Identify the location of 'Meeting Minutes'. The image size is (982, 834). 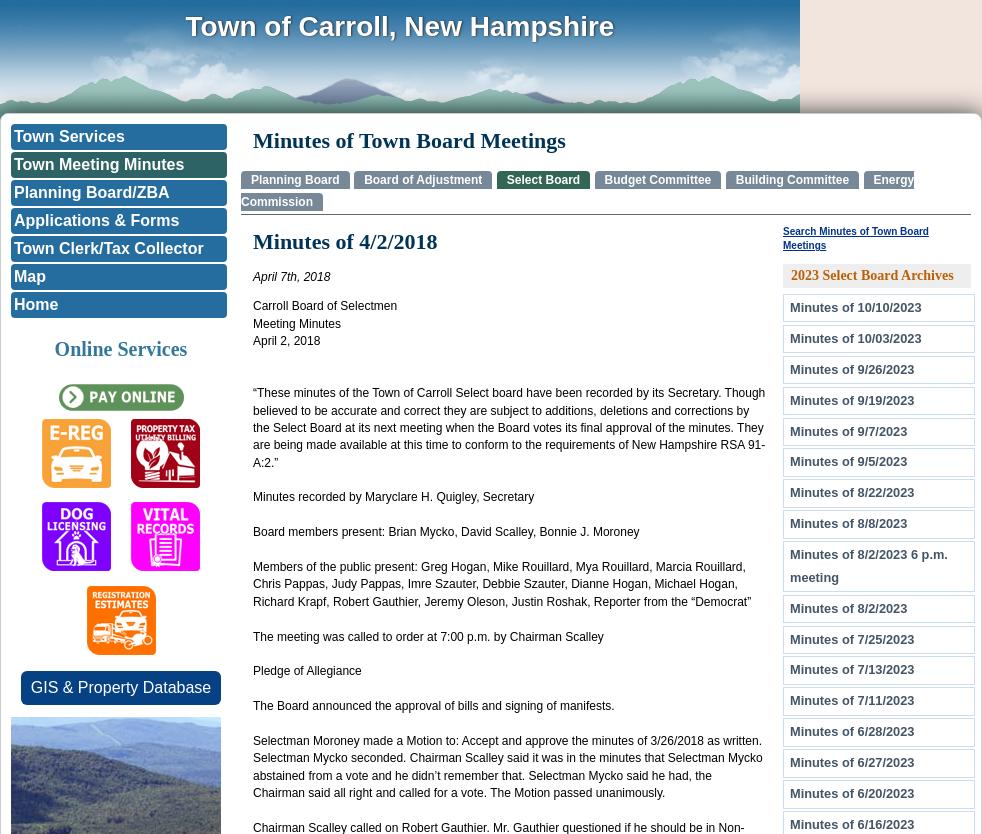
(252, 323).